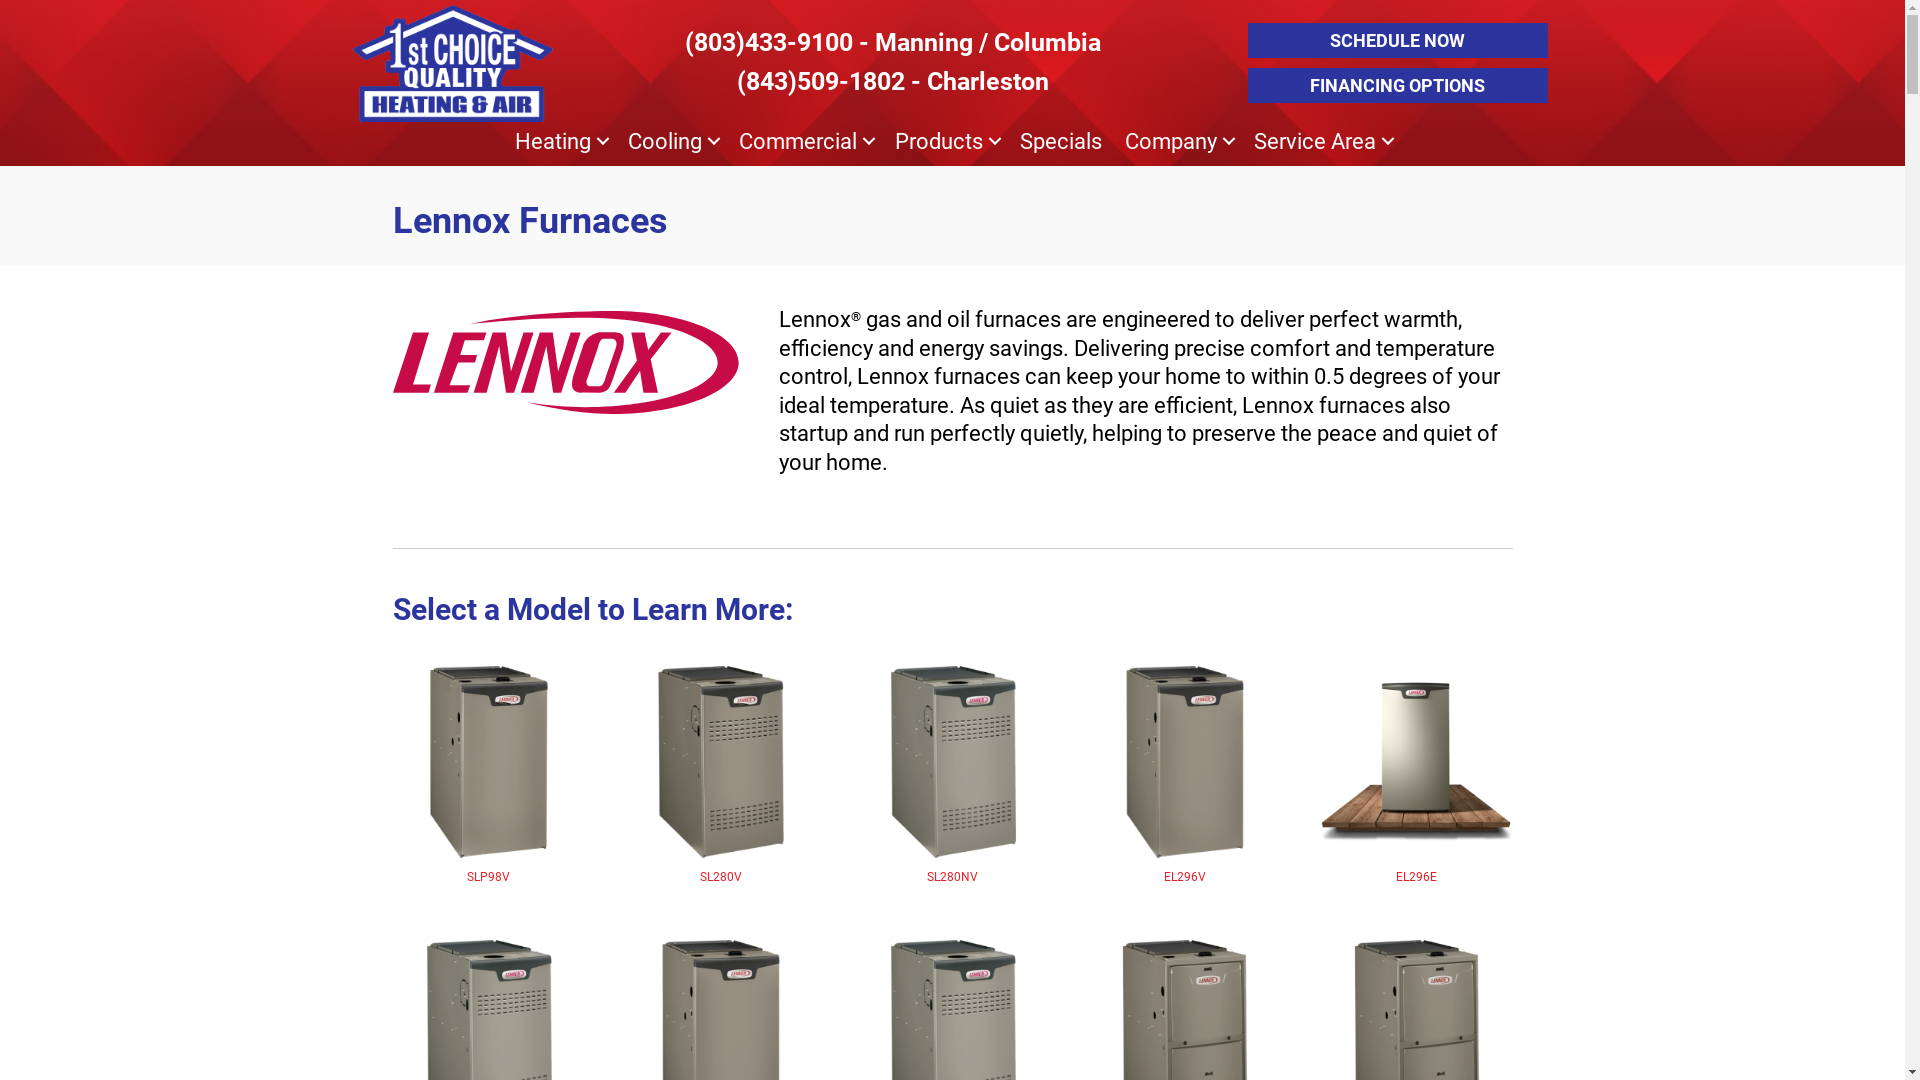  I want to click on 'SLP98V', so click(488, 774).